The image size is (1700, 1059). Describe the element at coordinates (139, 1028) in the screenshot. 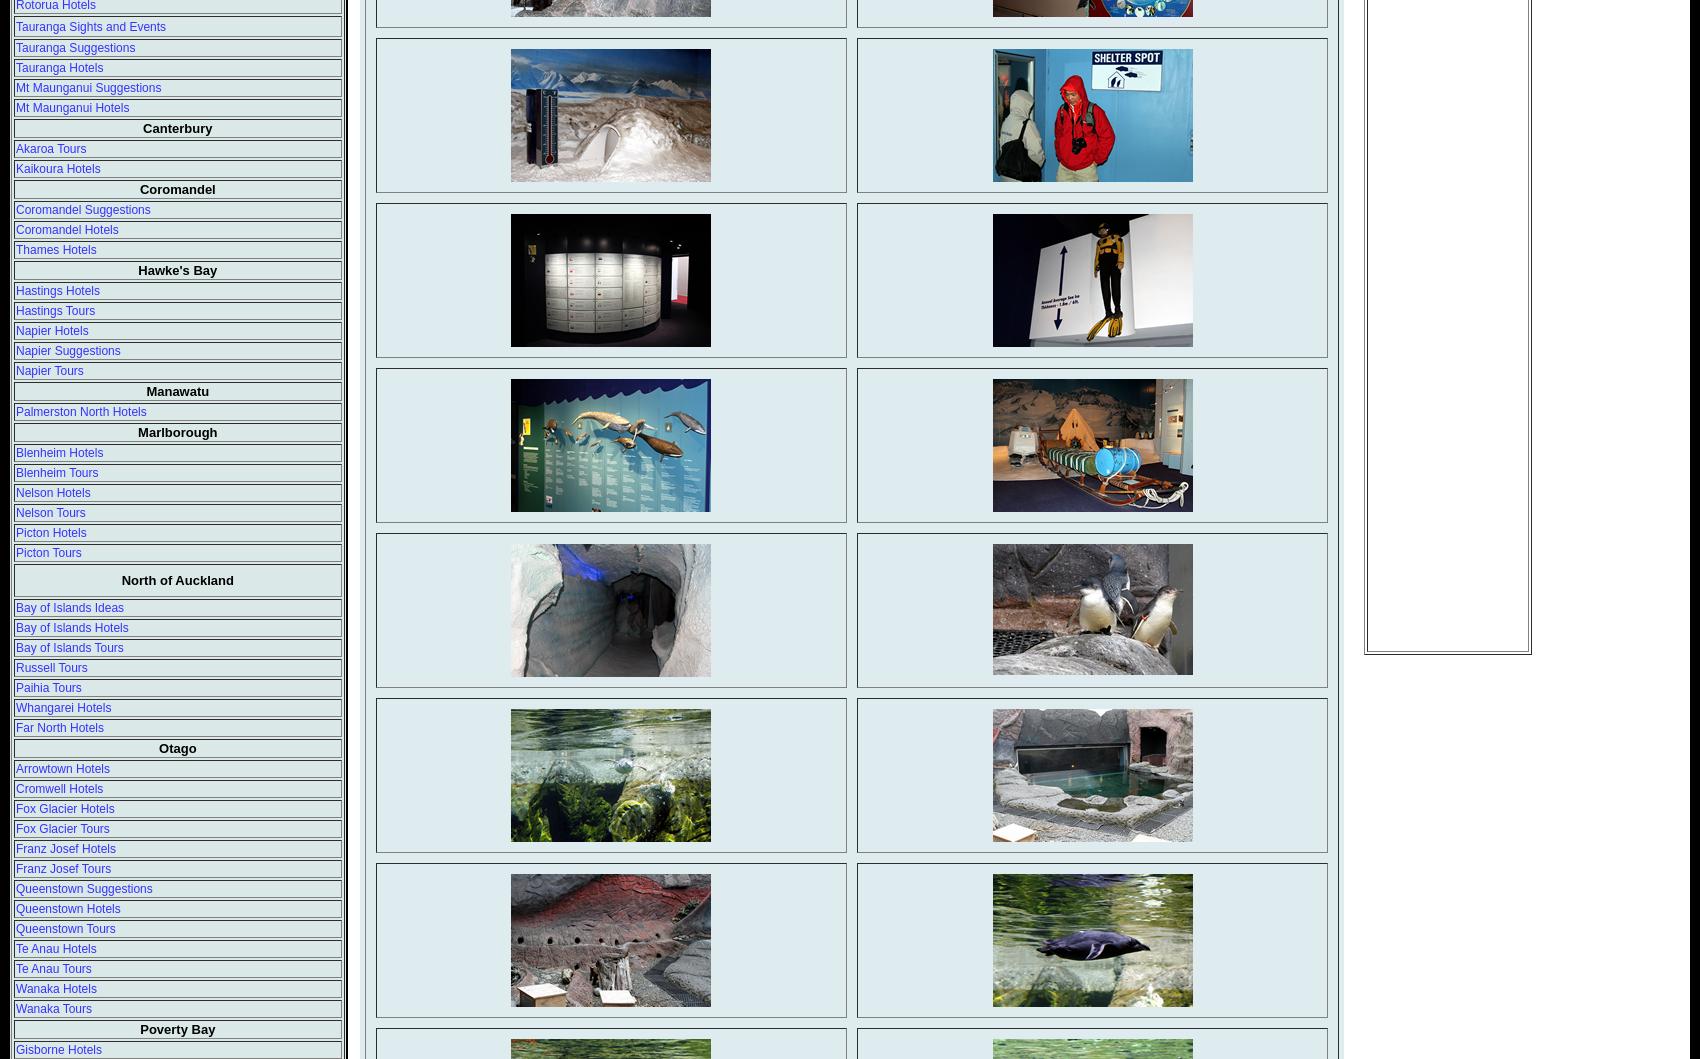

I see `'Poverty 
          Bay'` at that location.